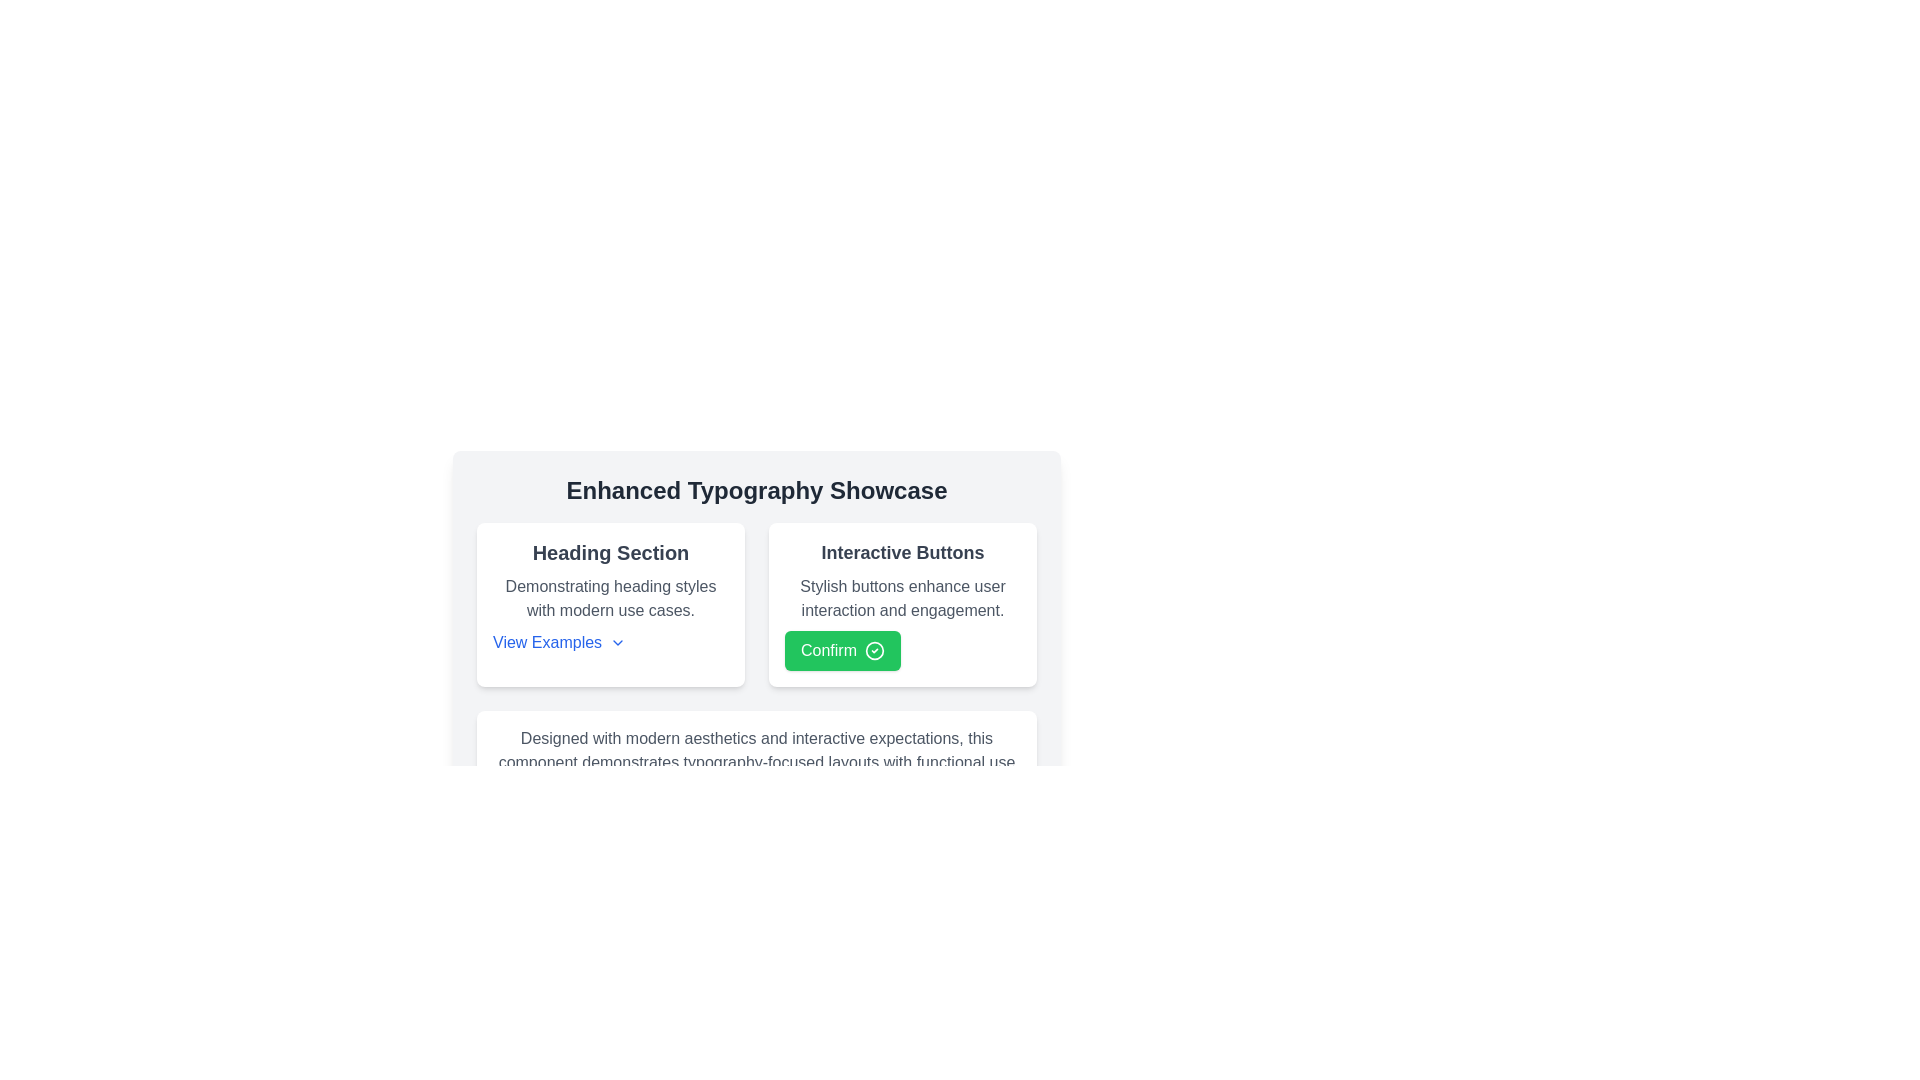 The image size is (1920, 1080). I want to click on the 'Confirm' button located on the second card component in the two-column grid layout, positioned to the right of the 'Heading Section', so click(901, 604).